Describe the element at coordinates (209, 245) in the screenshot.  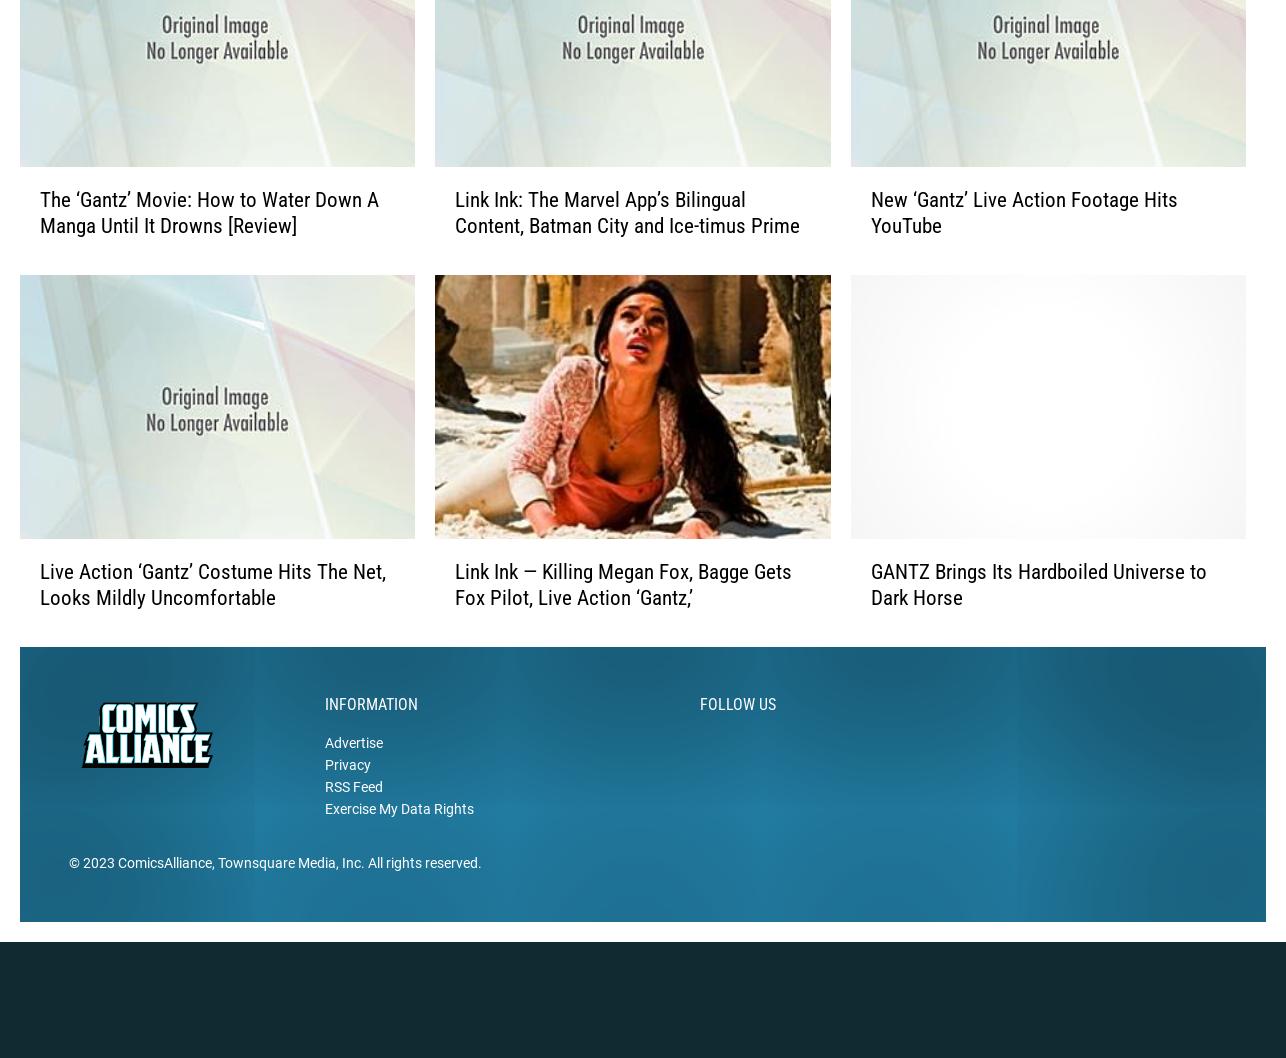
I see `'The ‘Gantz’ Movie: How to Water Down A Manga Until It Drowns [Review]'` at that location.